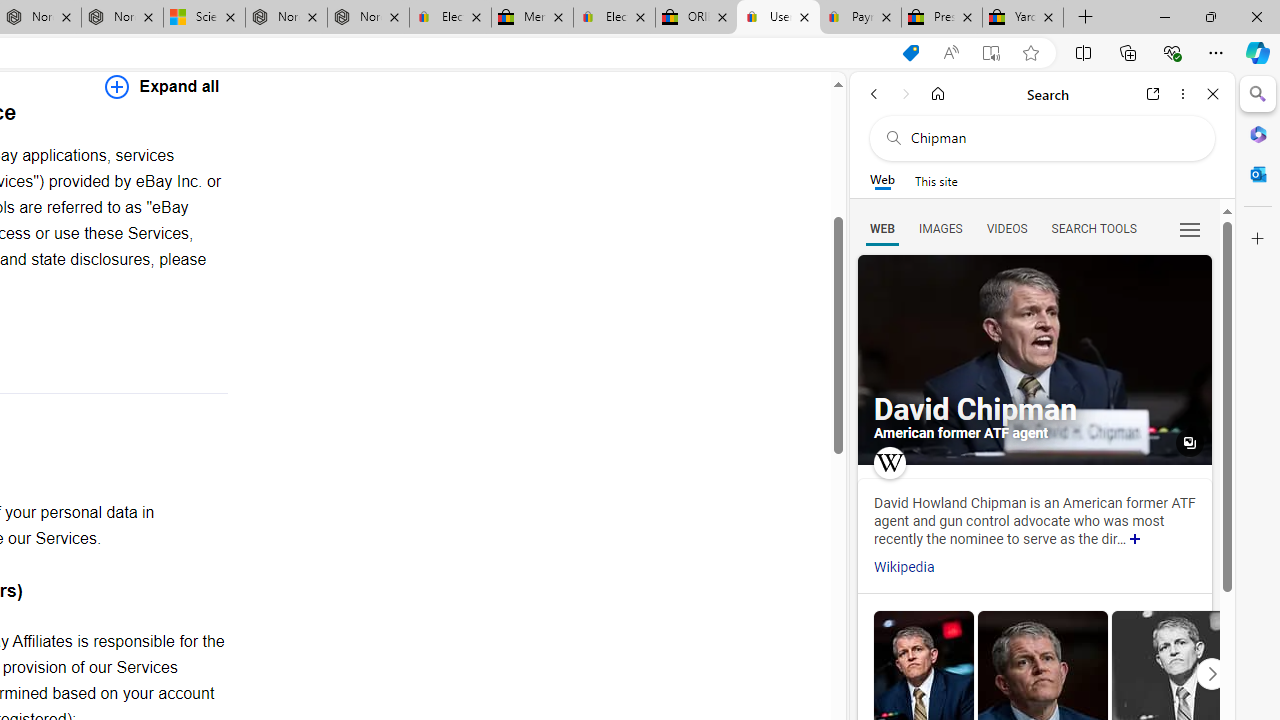 This screenshot has width=1280, height=720. Describe the element at coordinates (935, 180) in the screenshot. I see `'This site scope'` at that location.